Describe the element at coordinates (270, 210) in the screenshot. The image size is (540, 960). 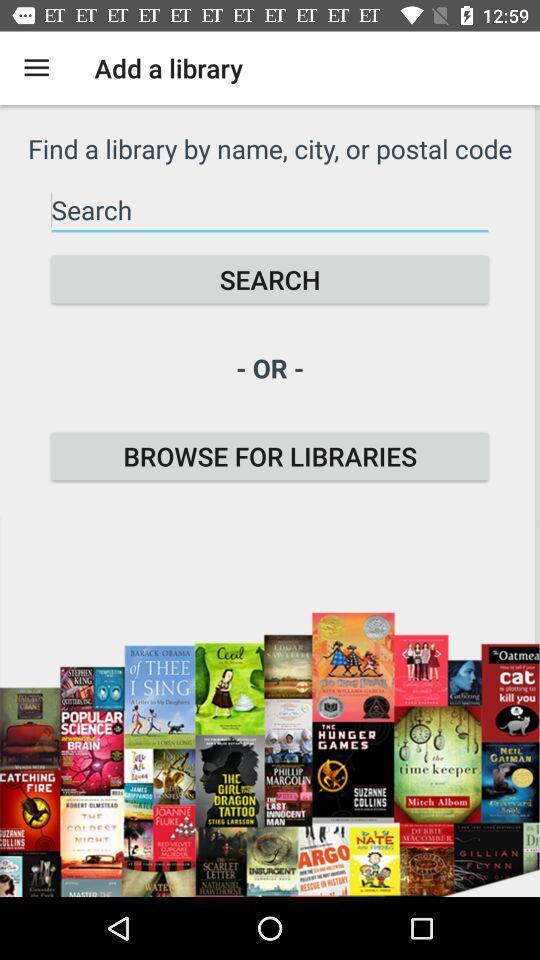
I see `the item below the find a library` at that location.